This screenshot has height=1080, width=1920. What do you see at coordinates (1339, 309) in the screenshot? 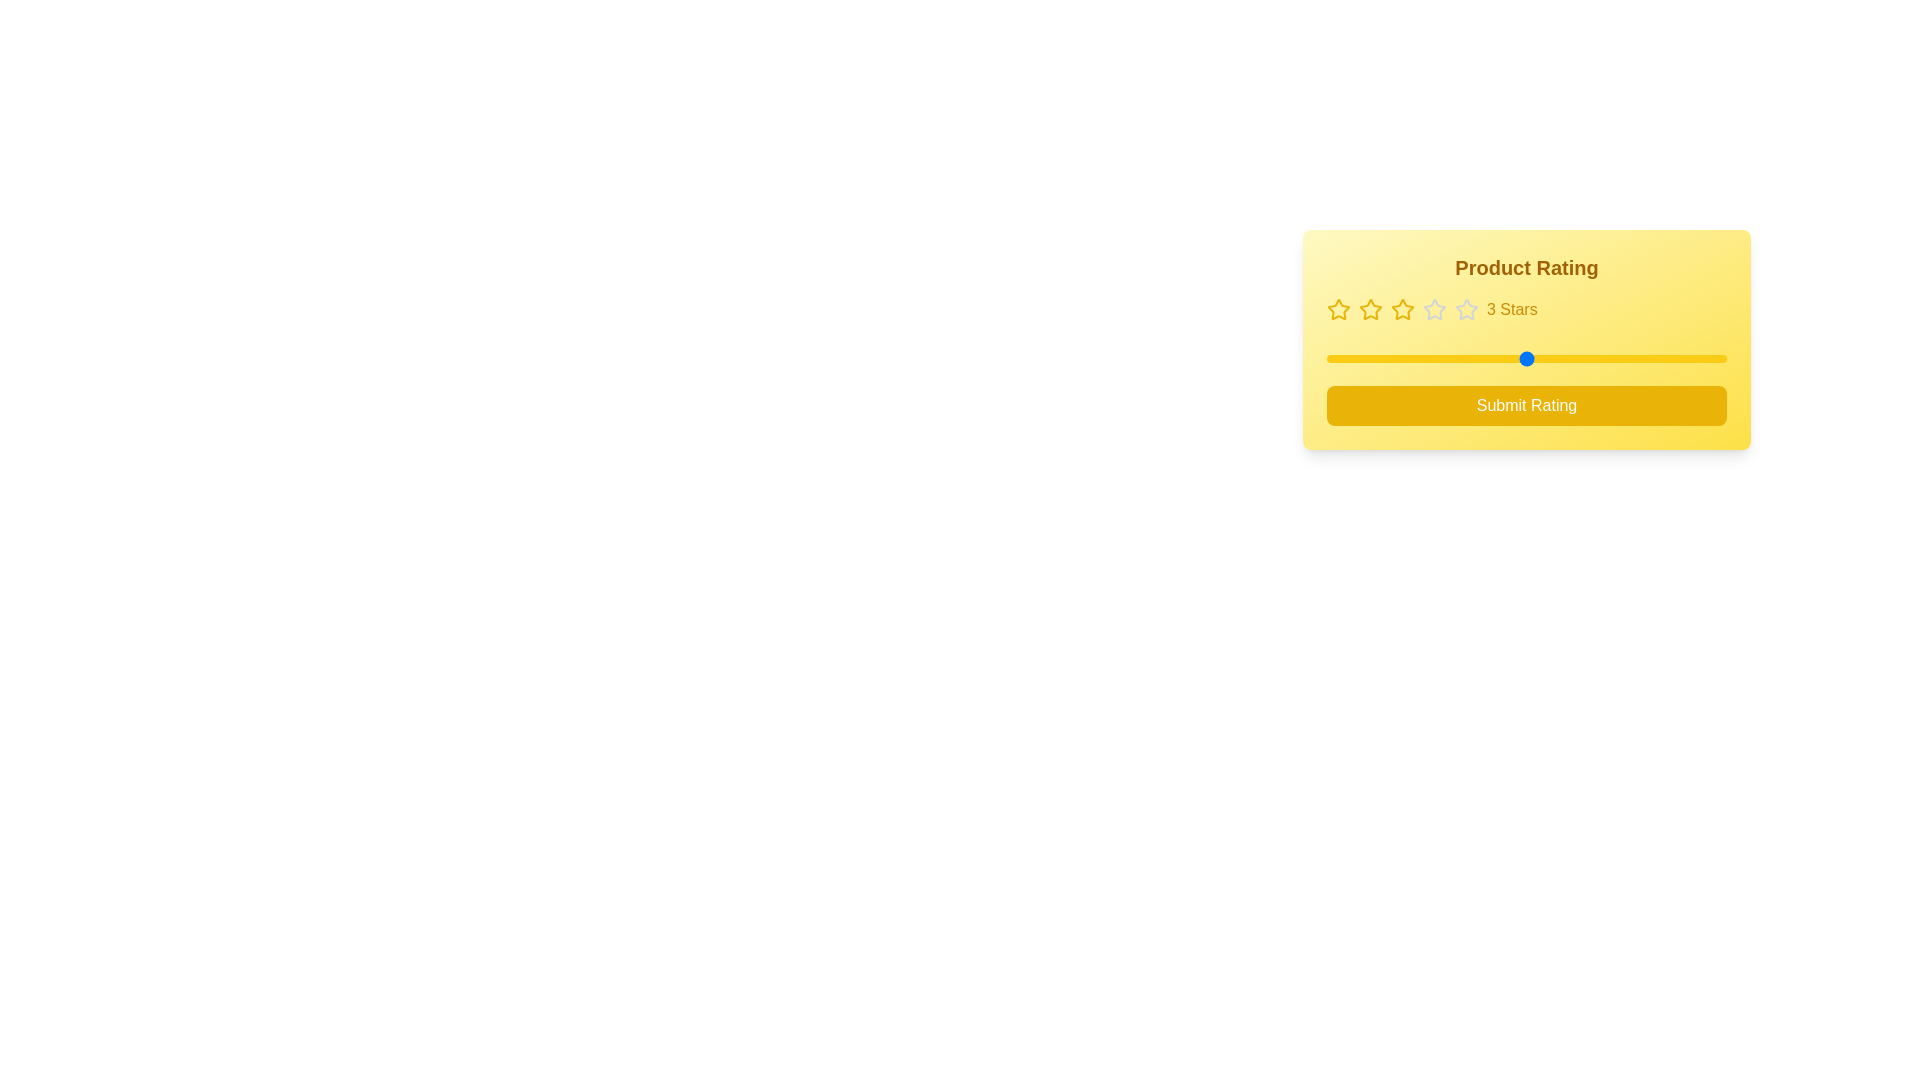
I see `the first star icon in the star-rating system under the text '3 Stars'` at bounding box center [1339, 309].